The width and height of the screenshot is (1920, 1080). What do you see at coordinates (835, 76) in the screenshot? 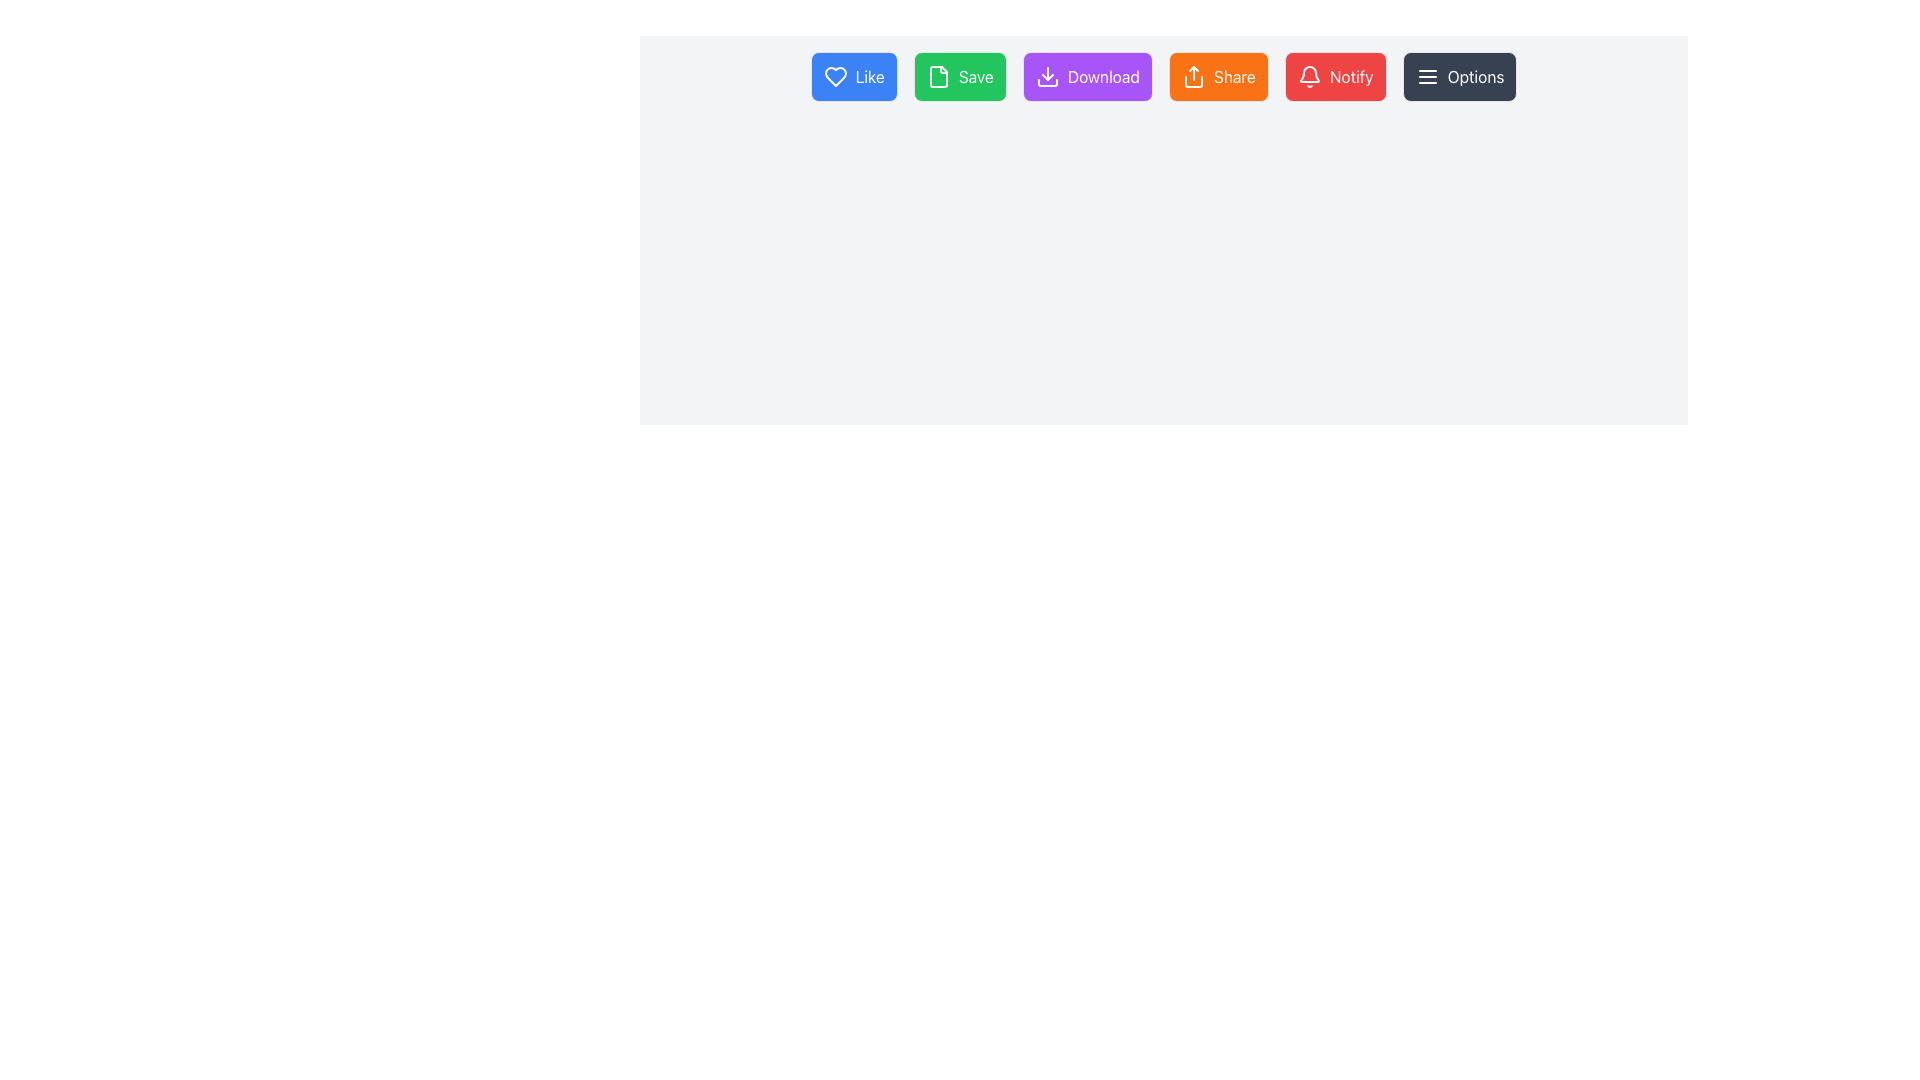
I see `the decorative icon representing the 'Like' button, which is located at the leftmost side of the button in the top-left section of the interface` at bounding box center [835, 76].